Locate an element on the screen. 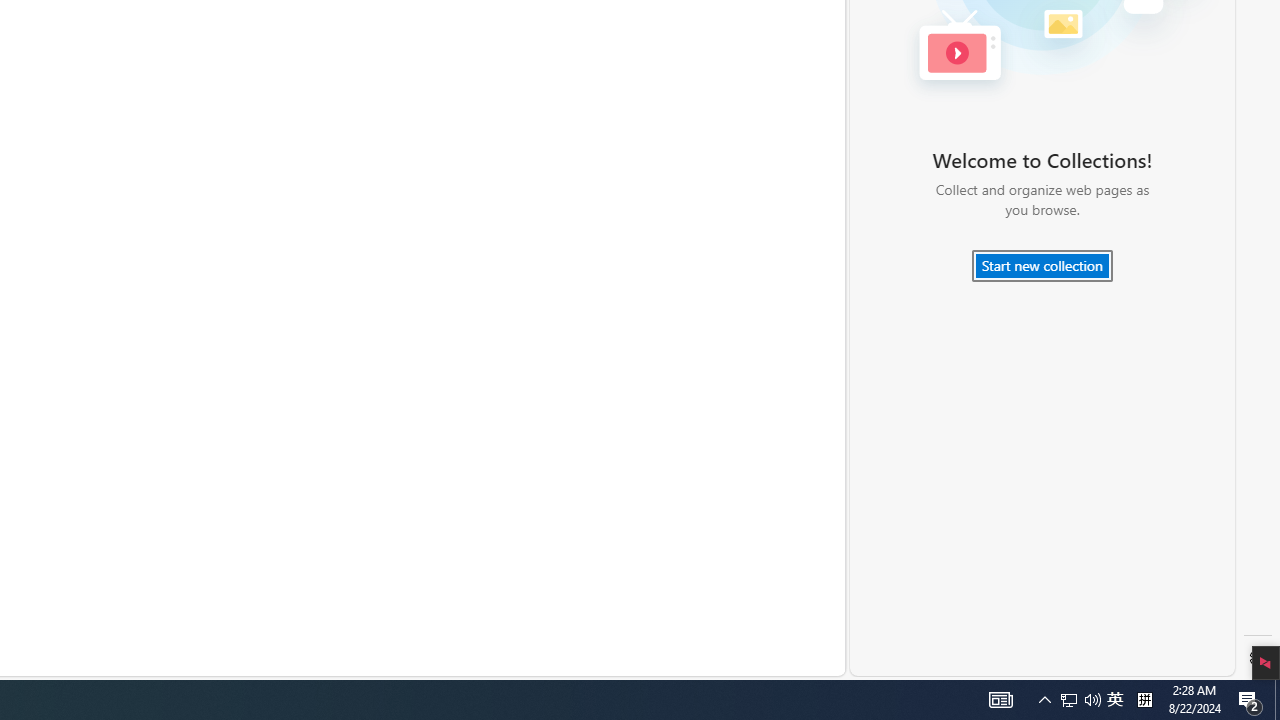 The image size is (1280, 720). 'Start new collection' is located at coordinates (1041, 264).